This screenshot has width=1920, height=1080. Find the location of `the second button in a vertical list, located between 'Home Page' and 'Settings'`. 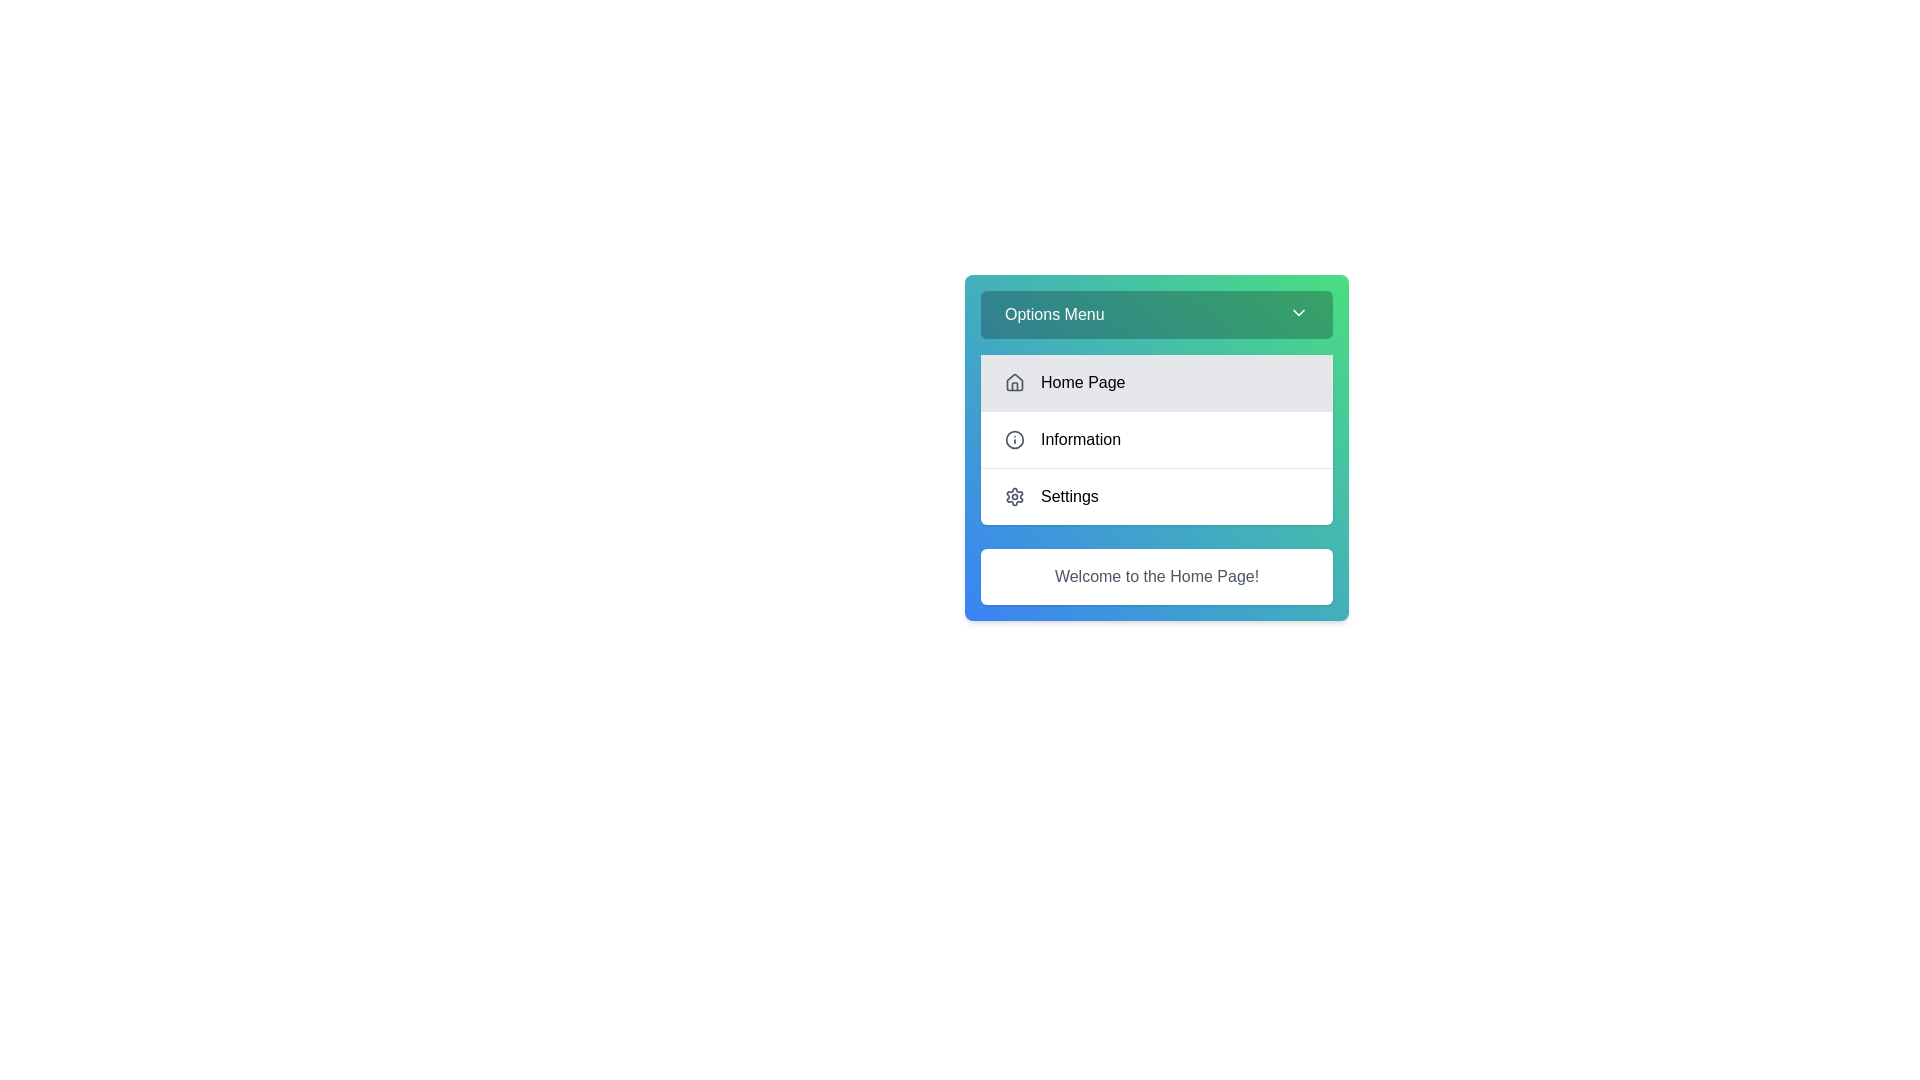

the second button in a vertical list, located between 'Home Page' and 'Settings' is located at coordinates (1156, 438).